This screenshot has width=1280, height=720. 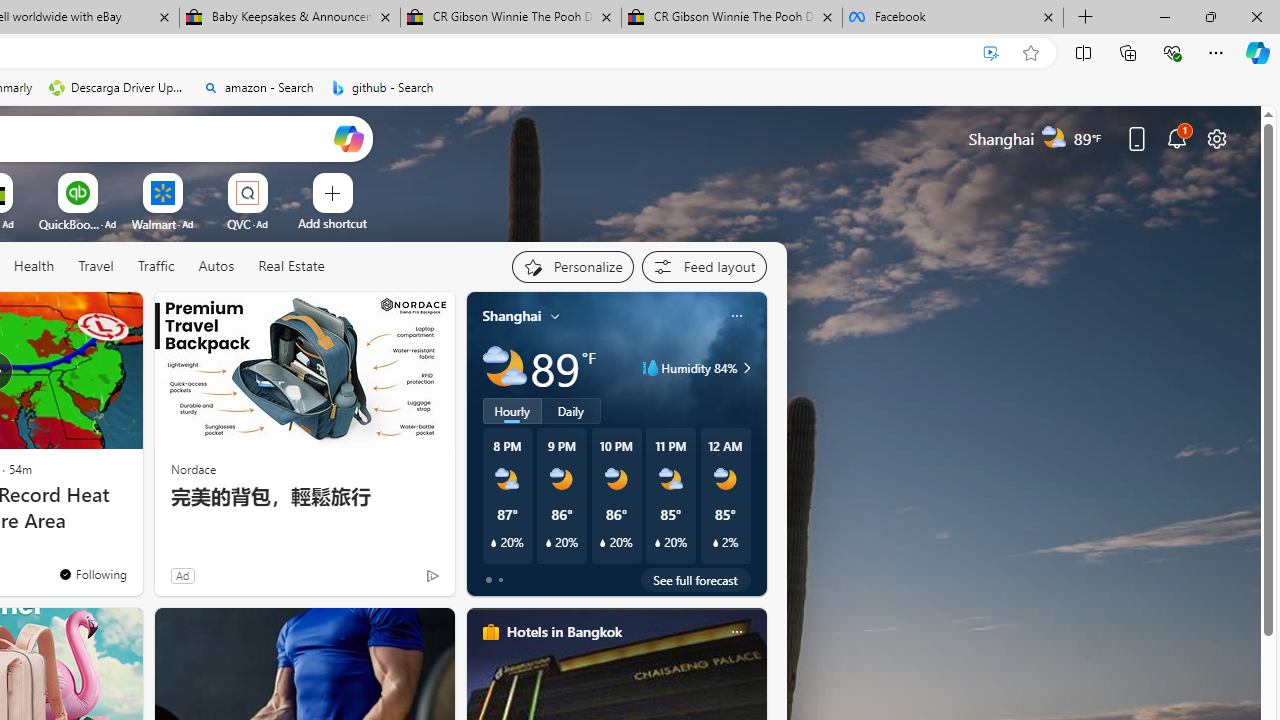 I want to click on 'Page settings', so click(x=1215, y=137).